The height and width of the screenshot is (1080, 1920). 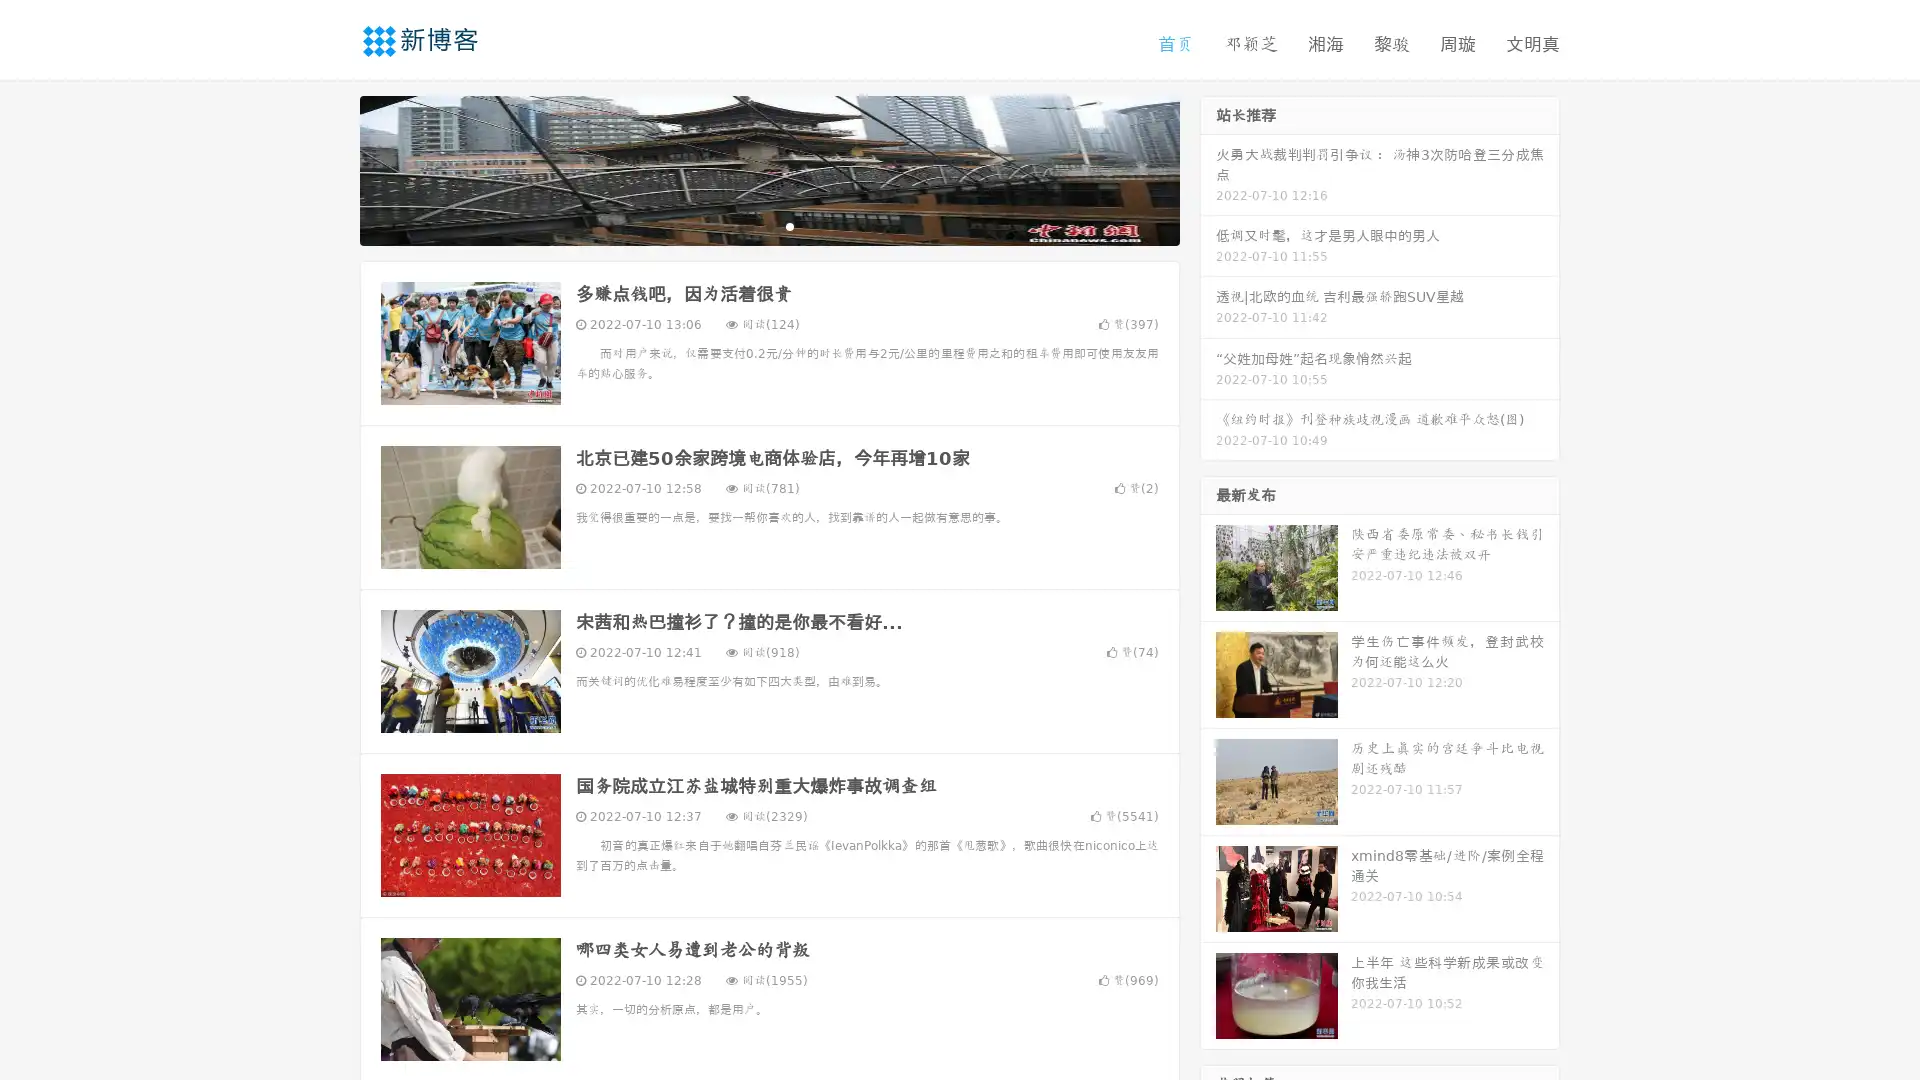 I want to click on Go to slide 2, so click(x=768, y=225).